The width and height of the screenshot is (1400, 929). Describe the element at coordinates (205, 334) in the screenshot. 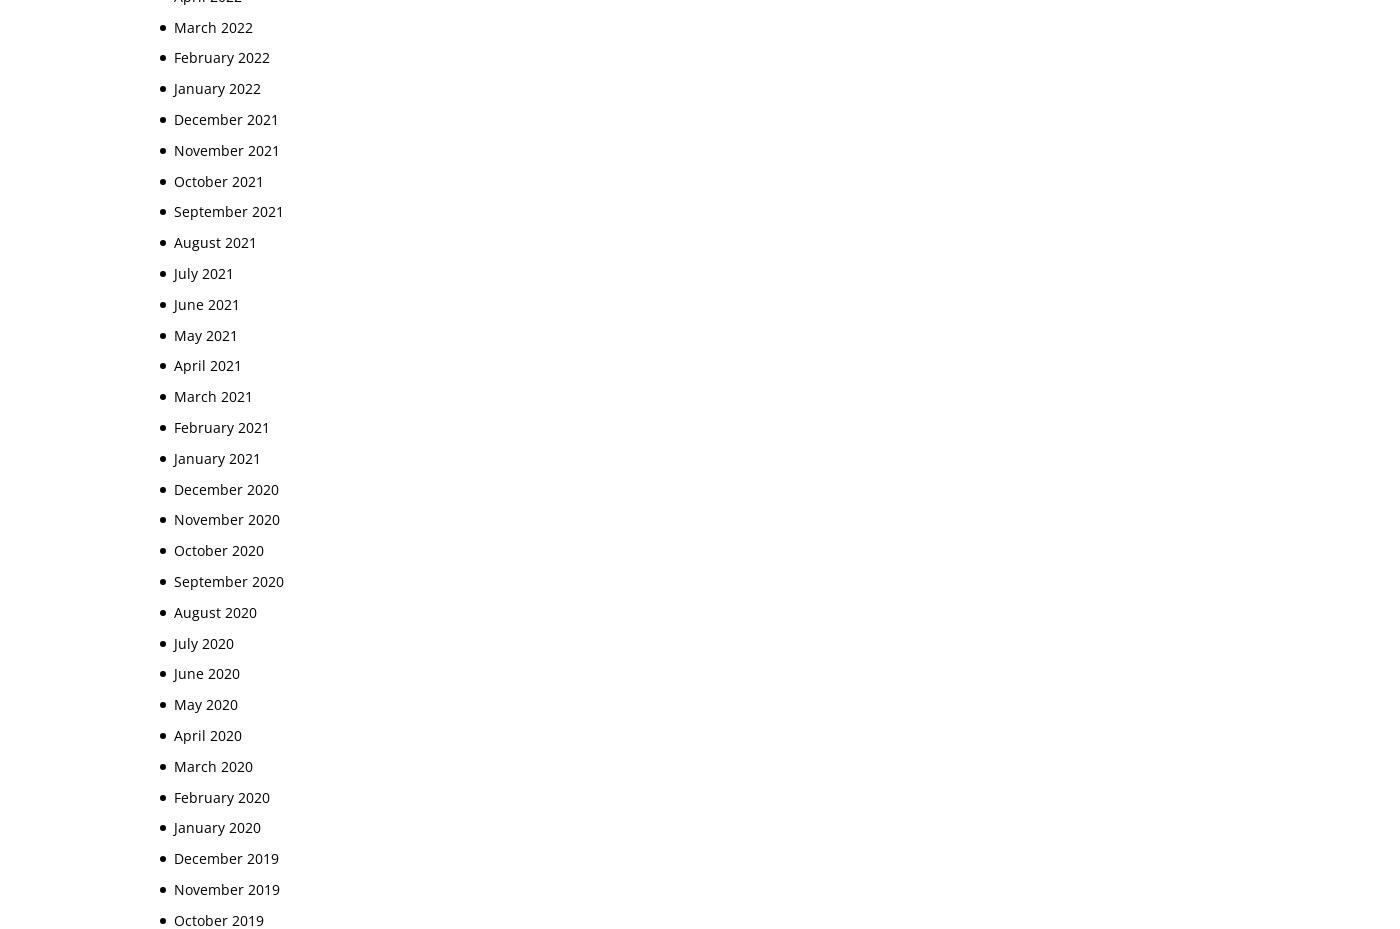

I see `'May 2021'` at that location.